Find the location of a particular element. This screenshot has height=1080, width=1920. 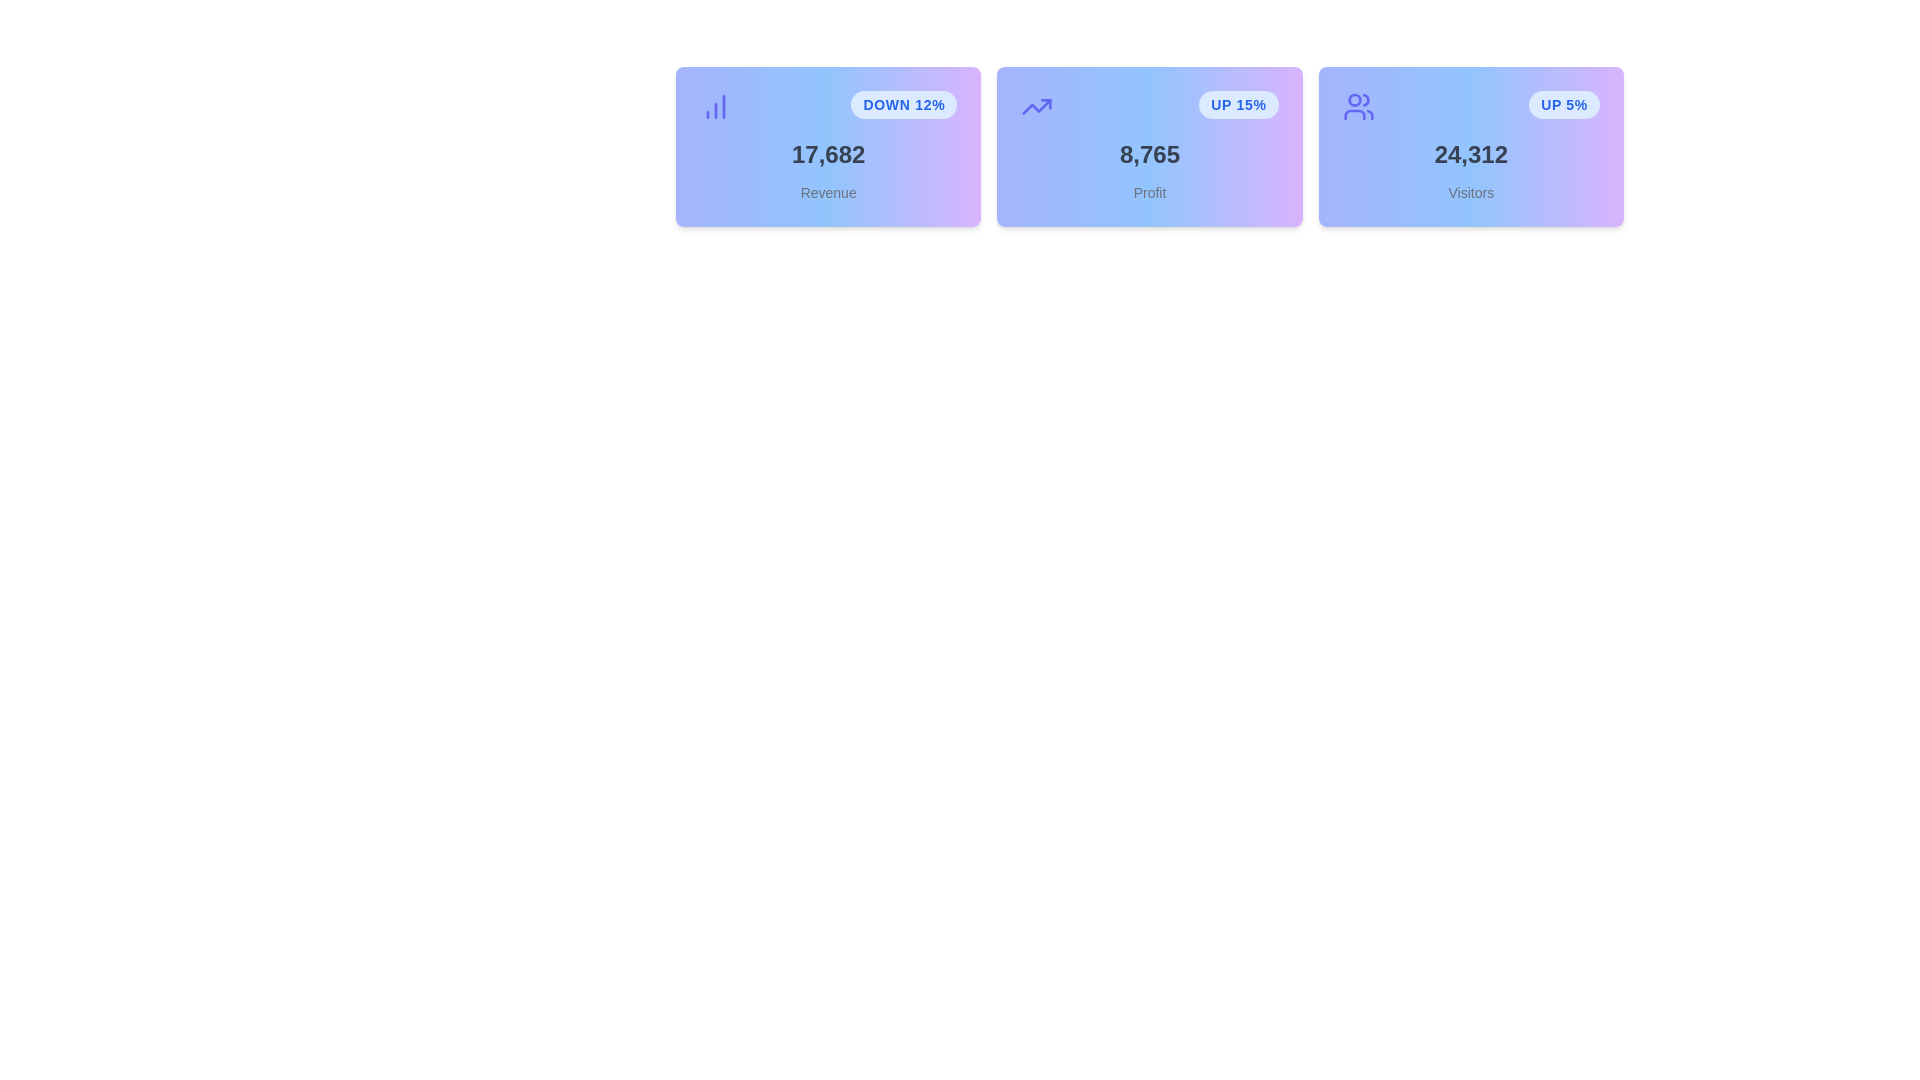

numeric value '17,682' from the bold, dark gray text label located within the brightly colored gradient card, positioned below the 'Down 12%' label and chart icon is located at coordinates (828, 153).